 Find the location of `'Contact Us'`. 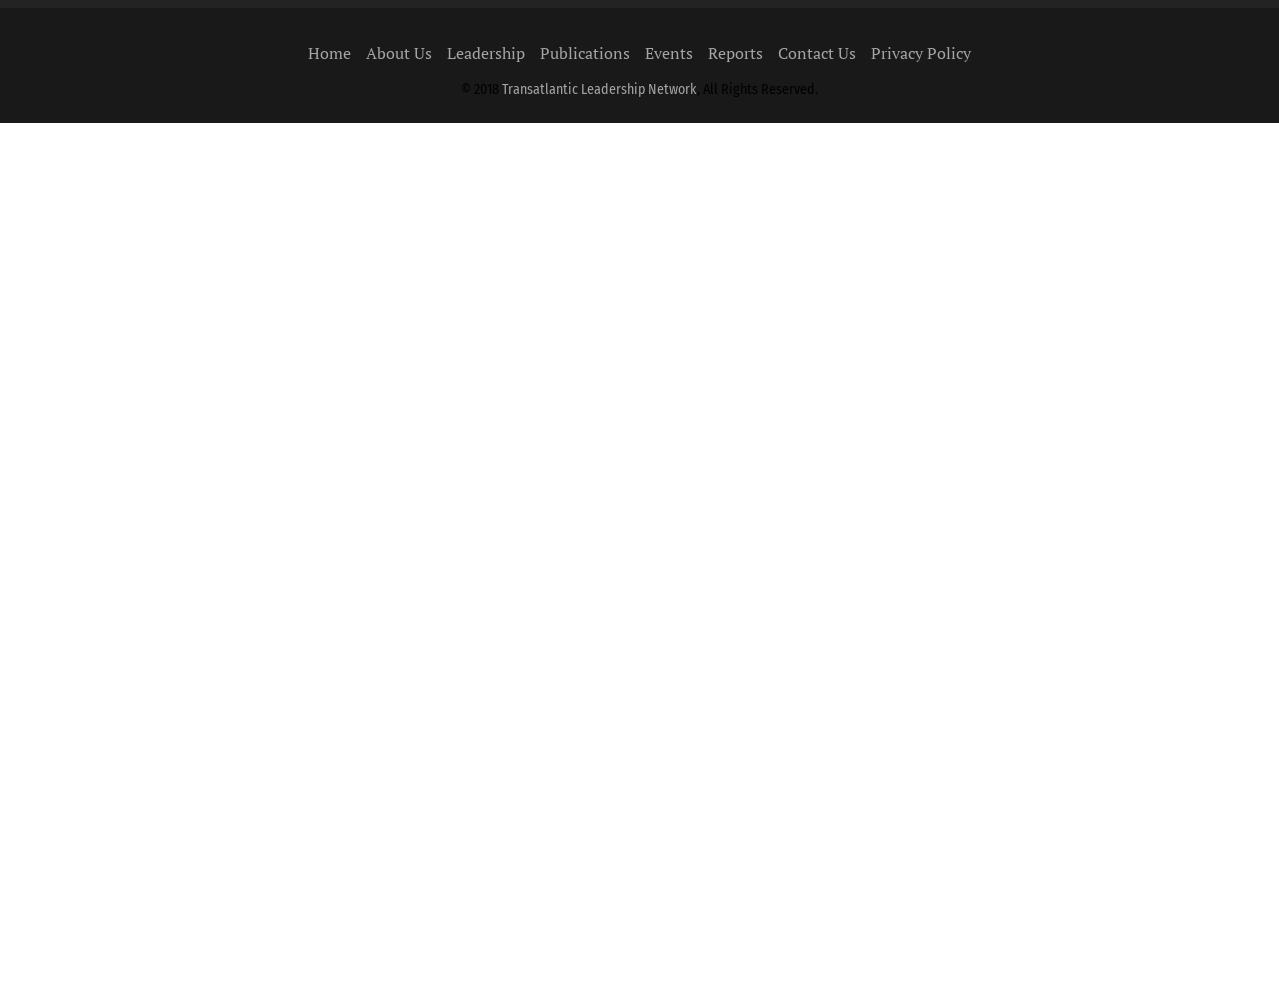

'Contact Us' is located at coordinates (816, 52).